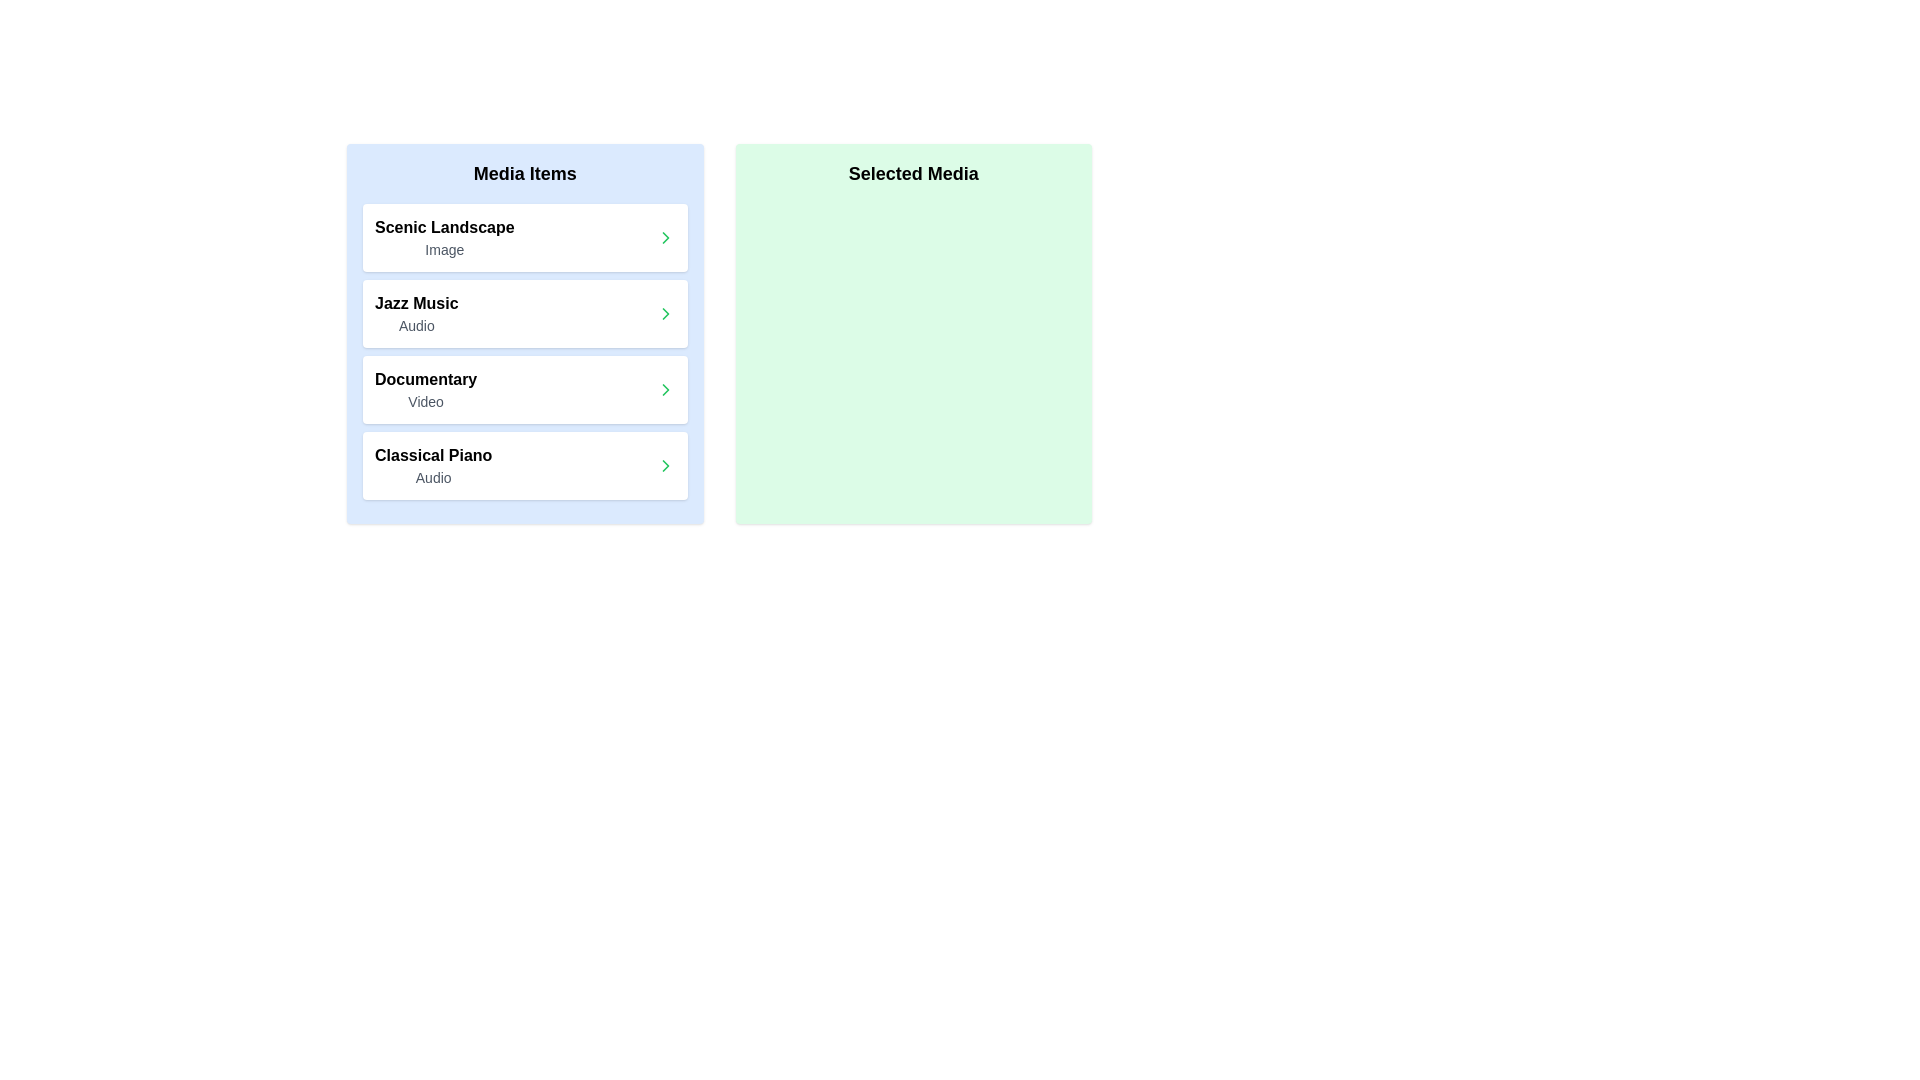 The width and height of the screenshot is (1920, 1080). What do you see at coordinates (665, 313) in the screenshot?
I see `right arrow button next to the item named 'Jazz Music' in the 'Media Items' list` at bounding box center [665, 313].